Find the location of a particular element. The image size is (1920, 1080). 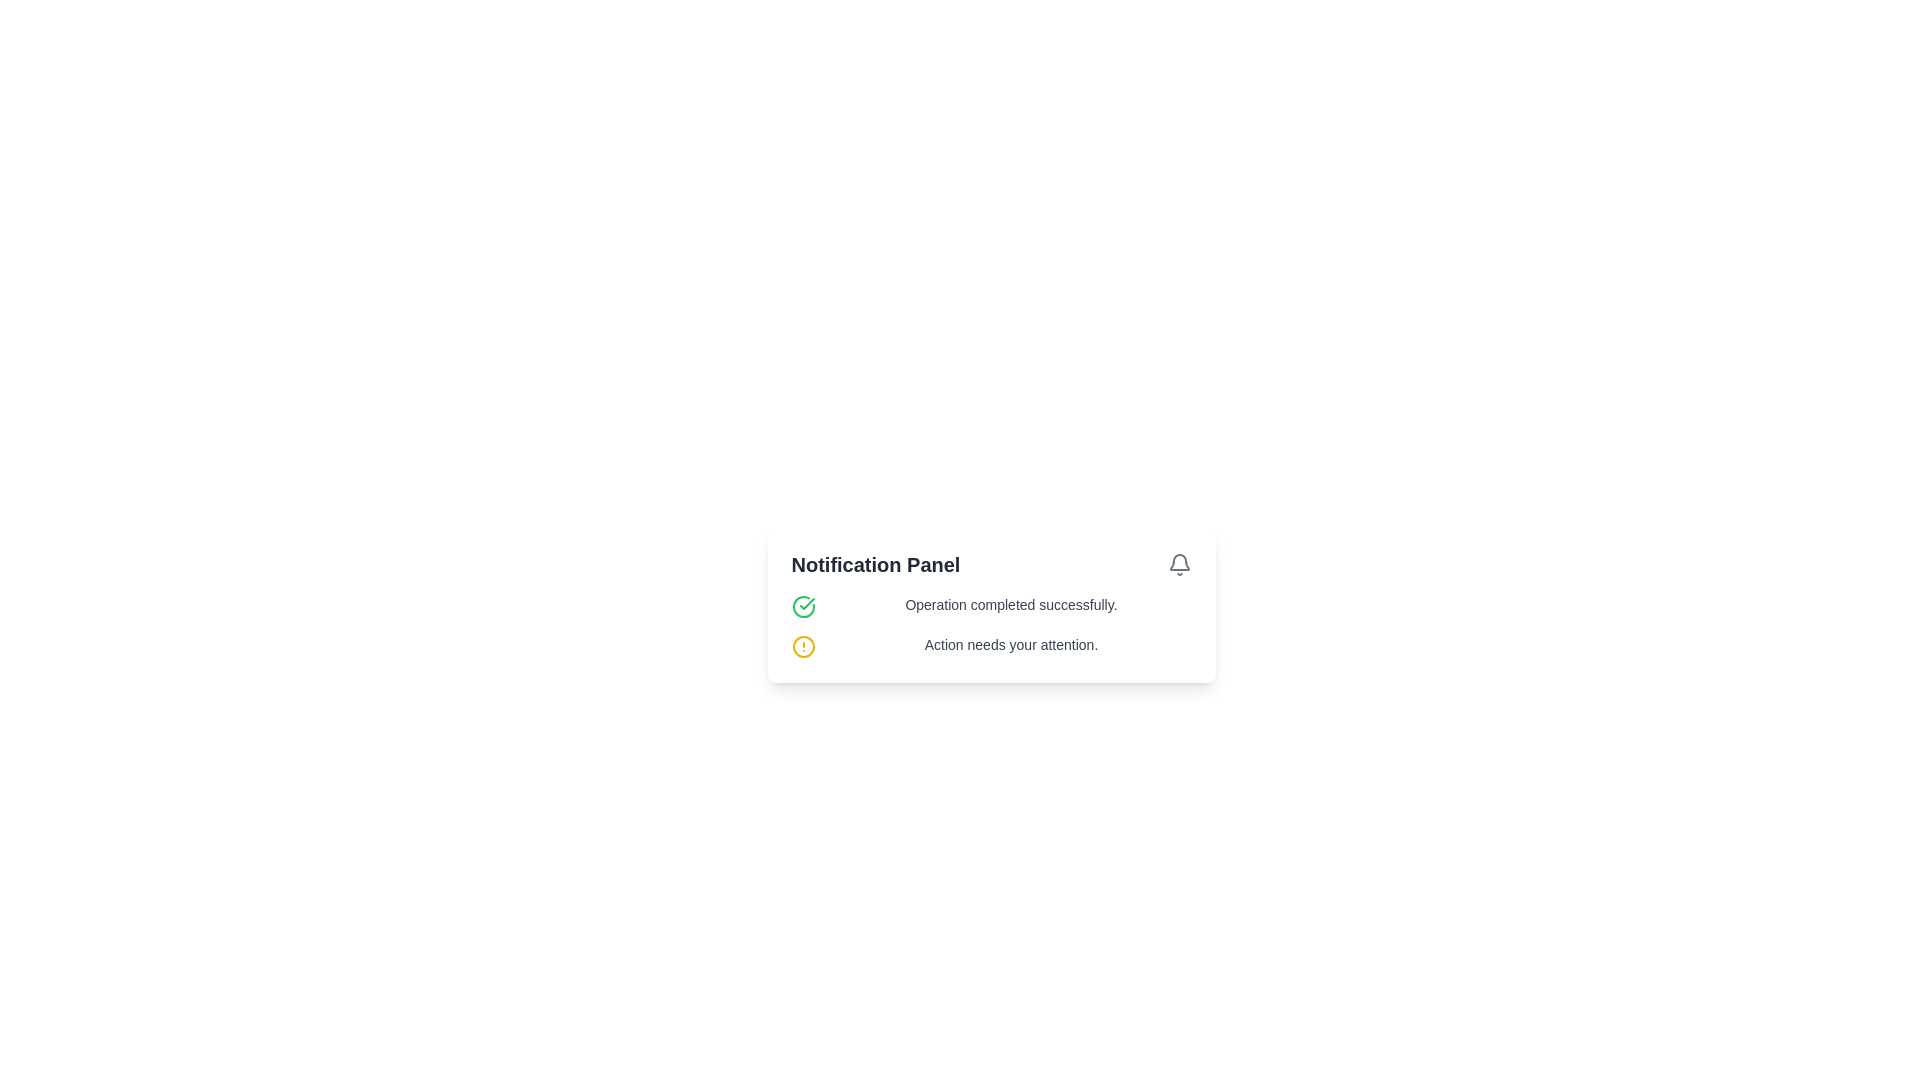

the leftmost icon is located at coordinates (803, 605).